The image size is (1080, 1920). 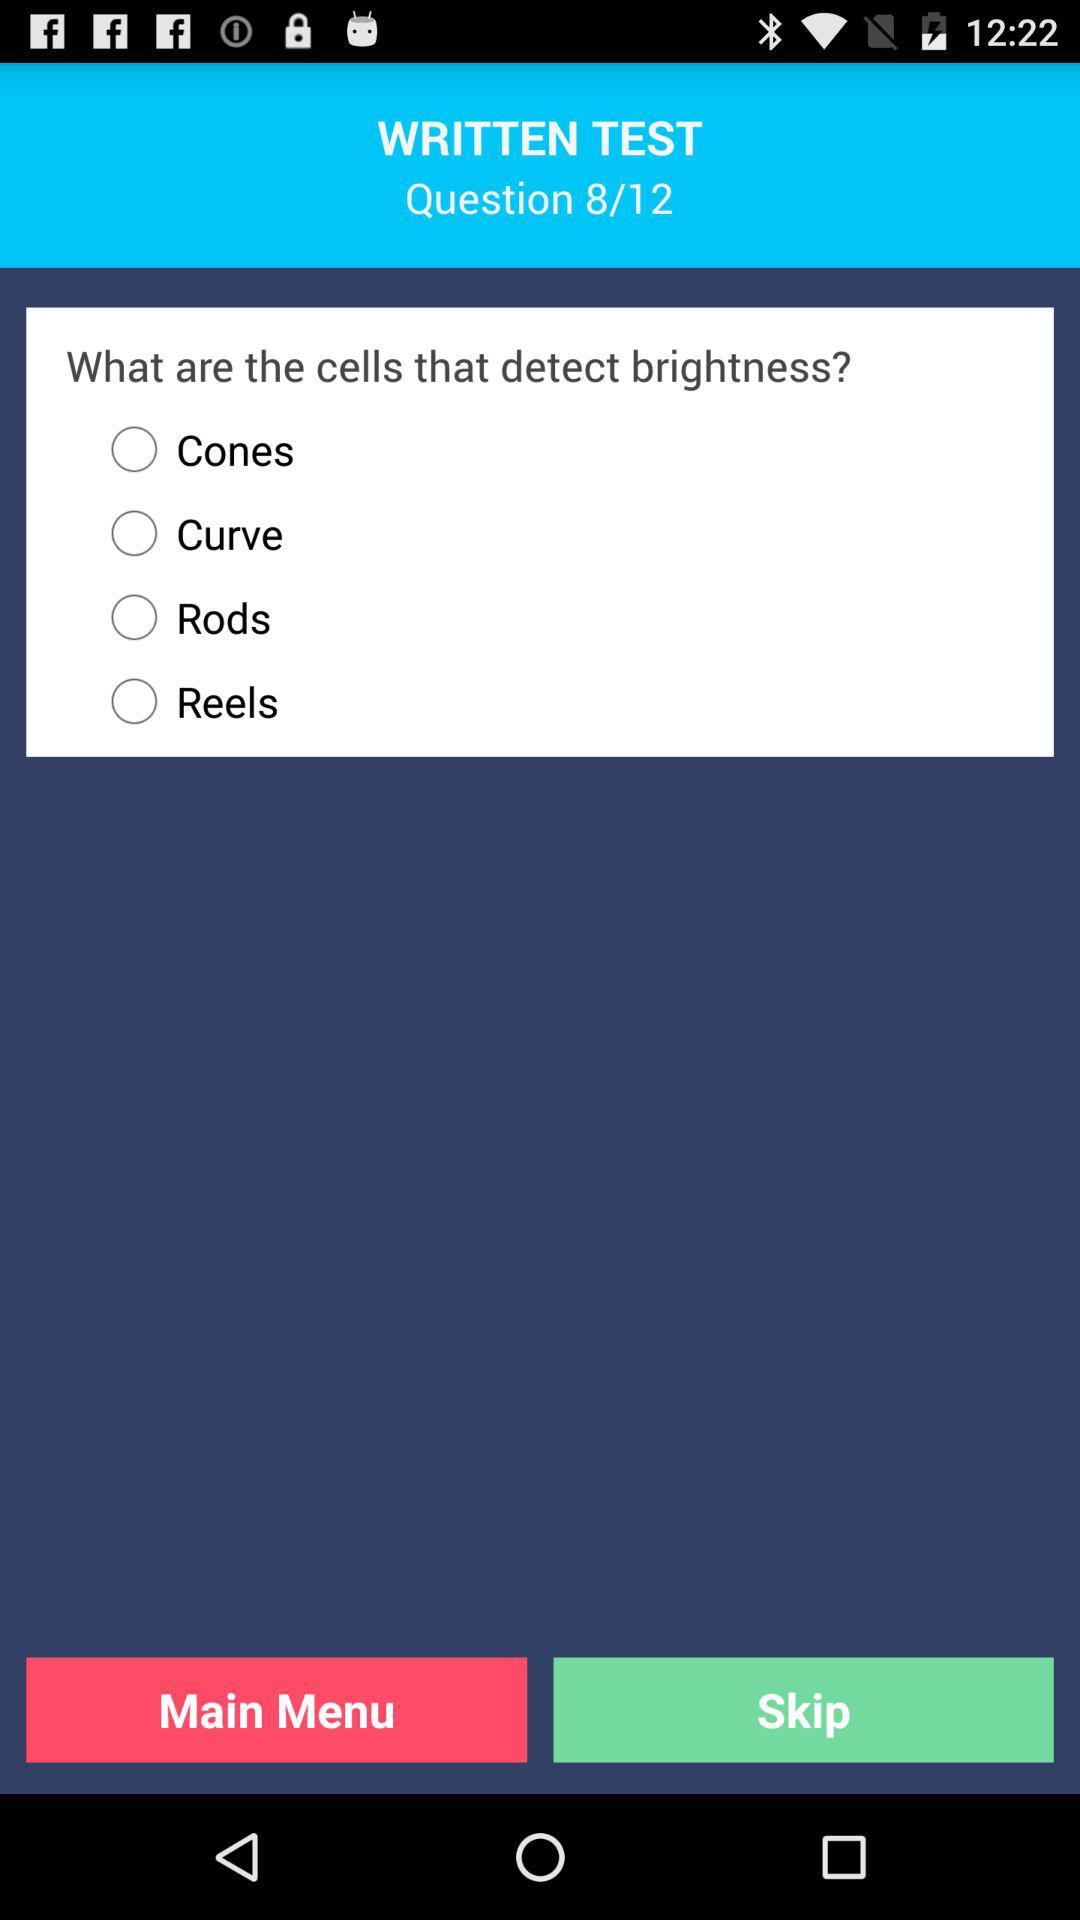 What do you see at coordinates (553, 701) in the screenshot?
I see `the item above the main menu` at bounding box center [553, 701].